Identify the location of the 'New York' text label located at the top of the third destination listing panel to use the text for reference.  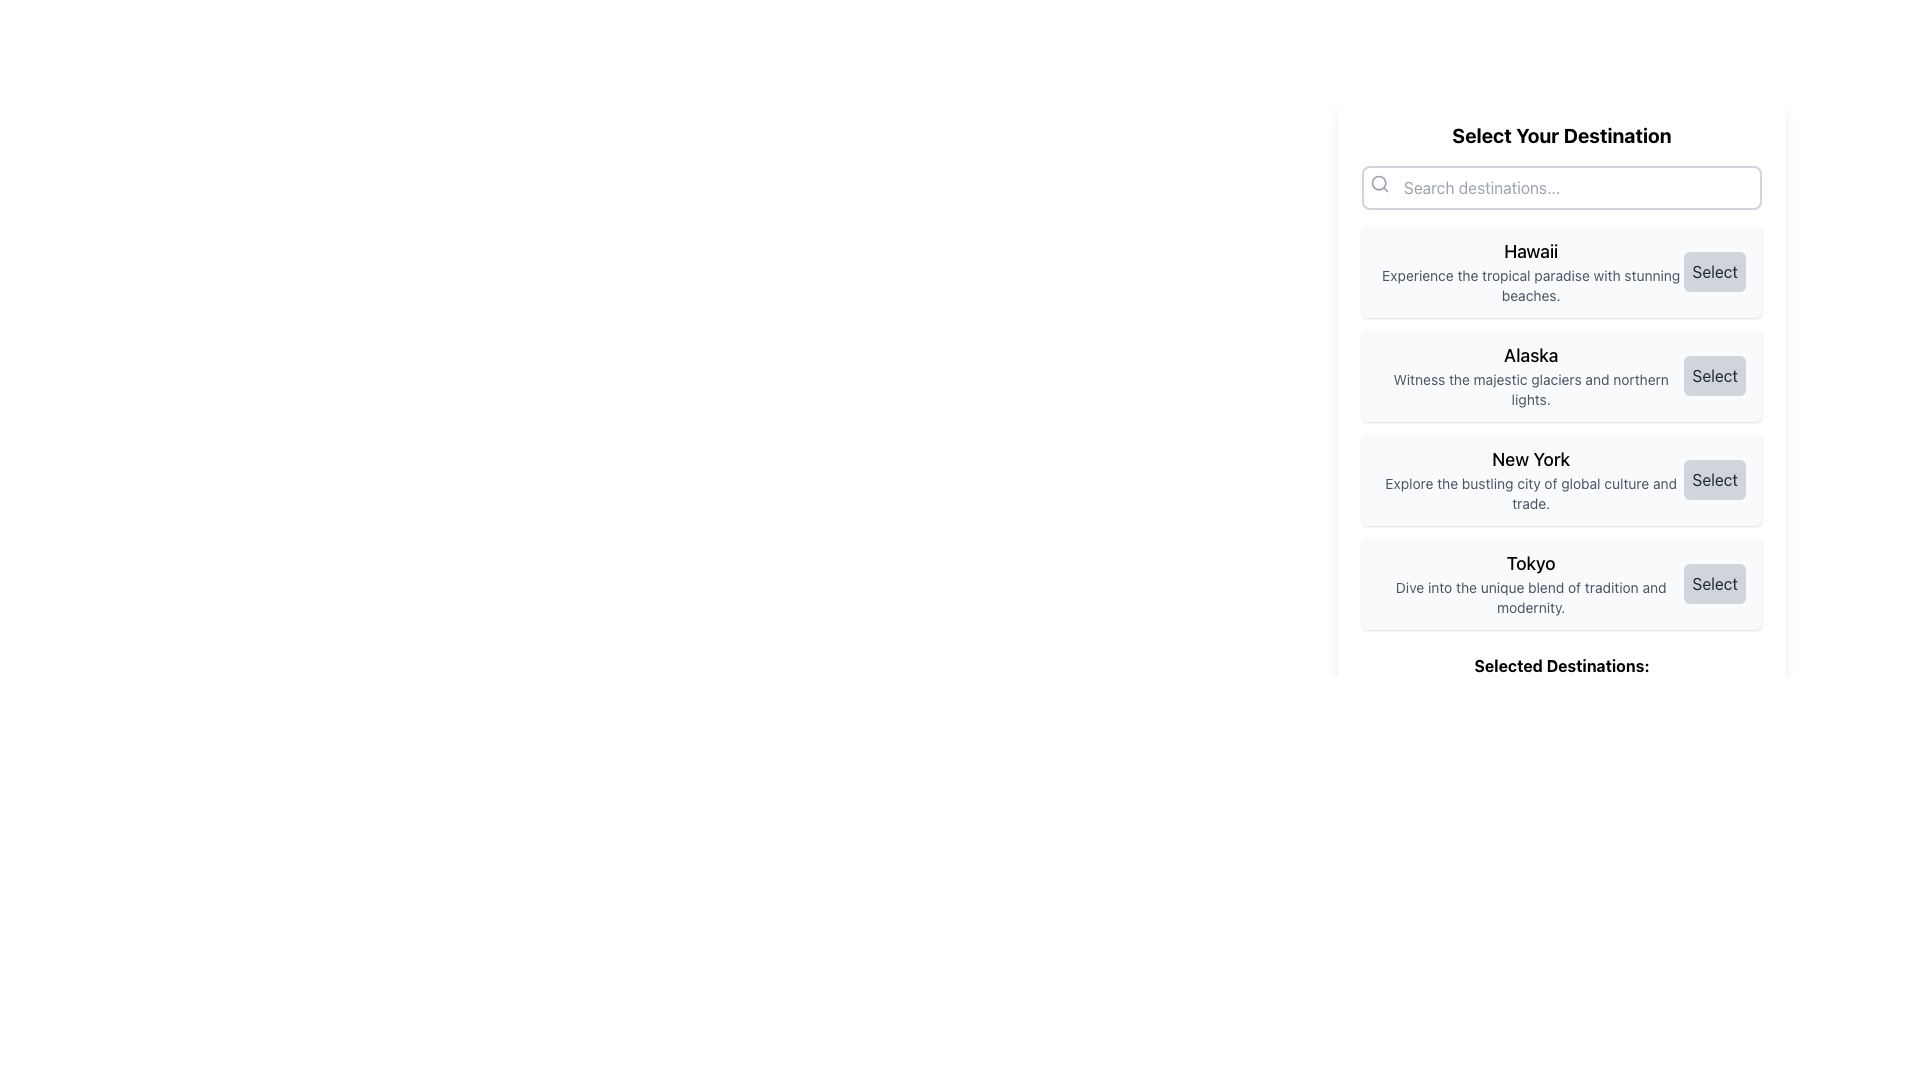
(1530, 459).